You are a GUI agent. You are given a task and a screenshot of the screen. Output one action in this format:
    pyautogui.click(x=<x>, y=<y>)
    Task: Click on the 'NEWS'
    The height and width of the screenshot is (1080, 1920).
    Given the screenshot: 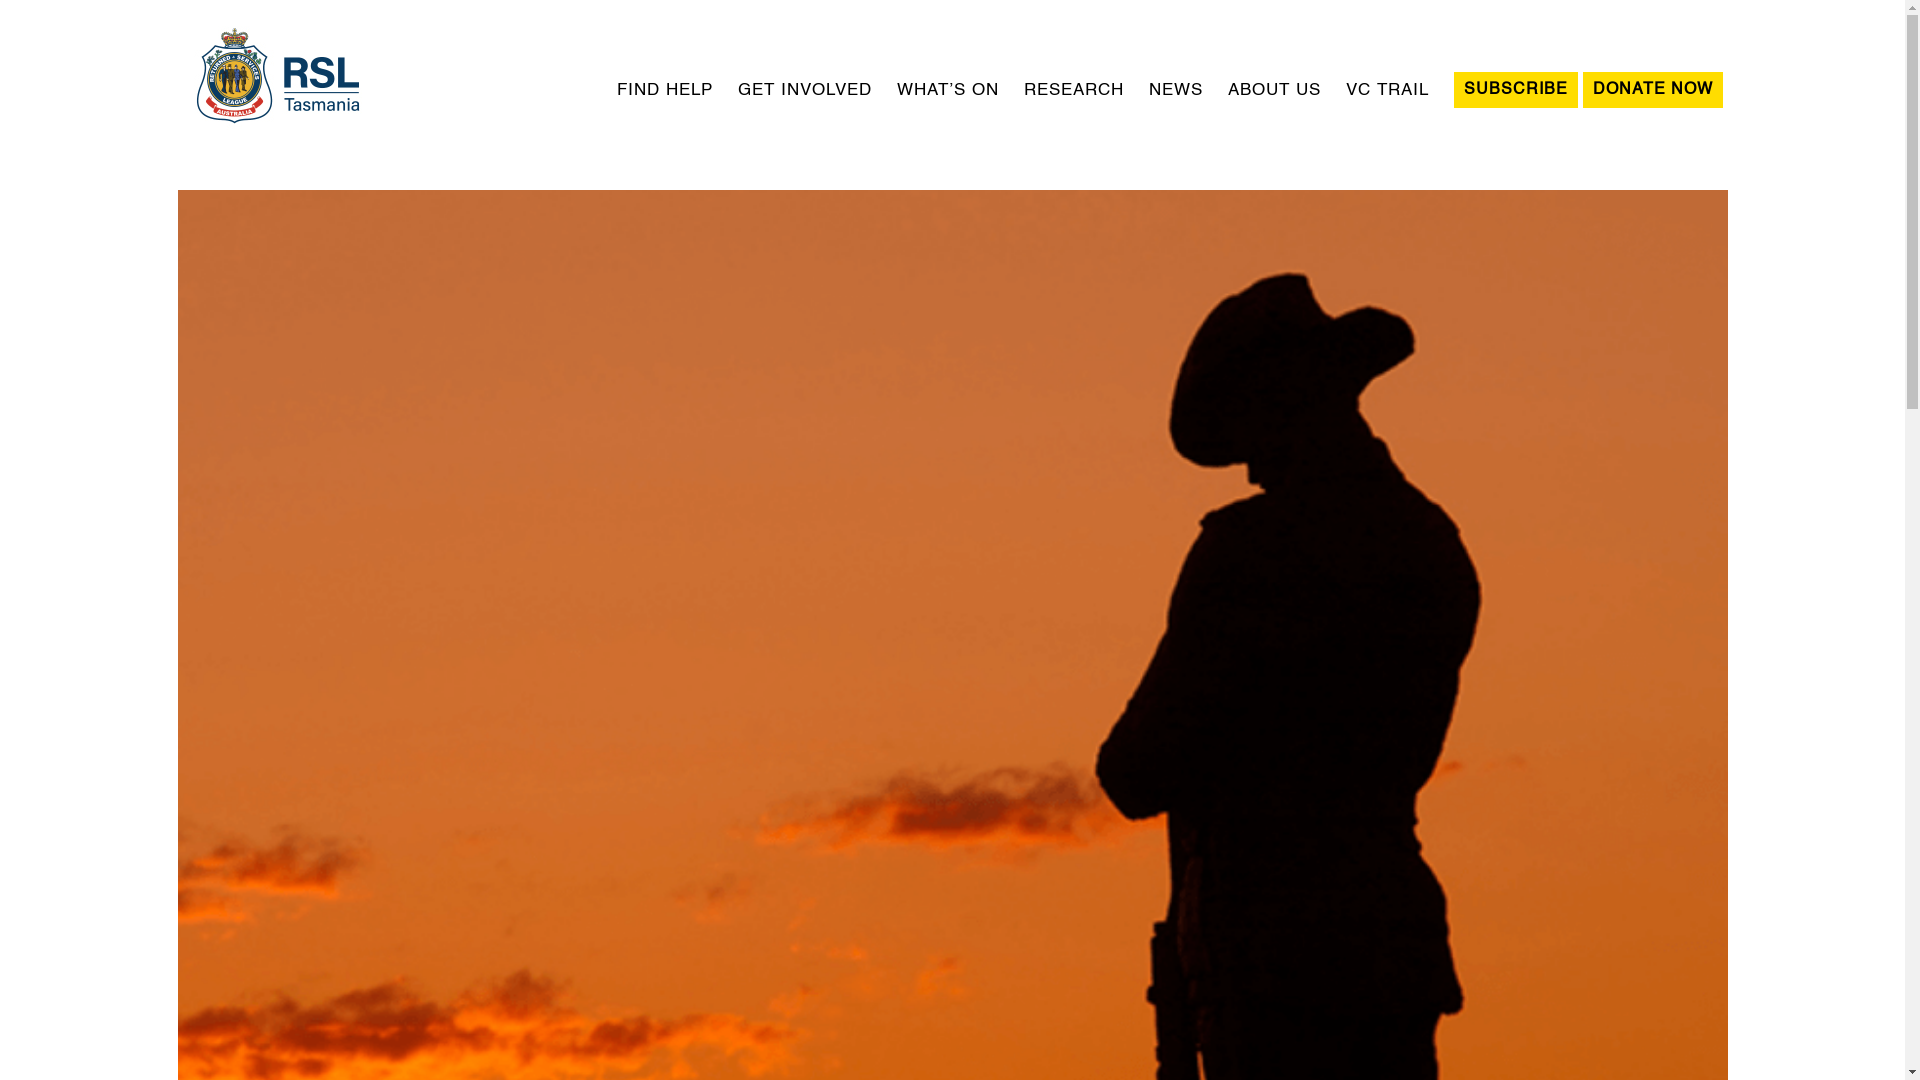 What is the action you would take?
    pyautogui.click(x=1175, y=88)
    